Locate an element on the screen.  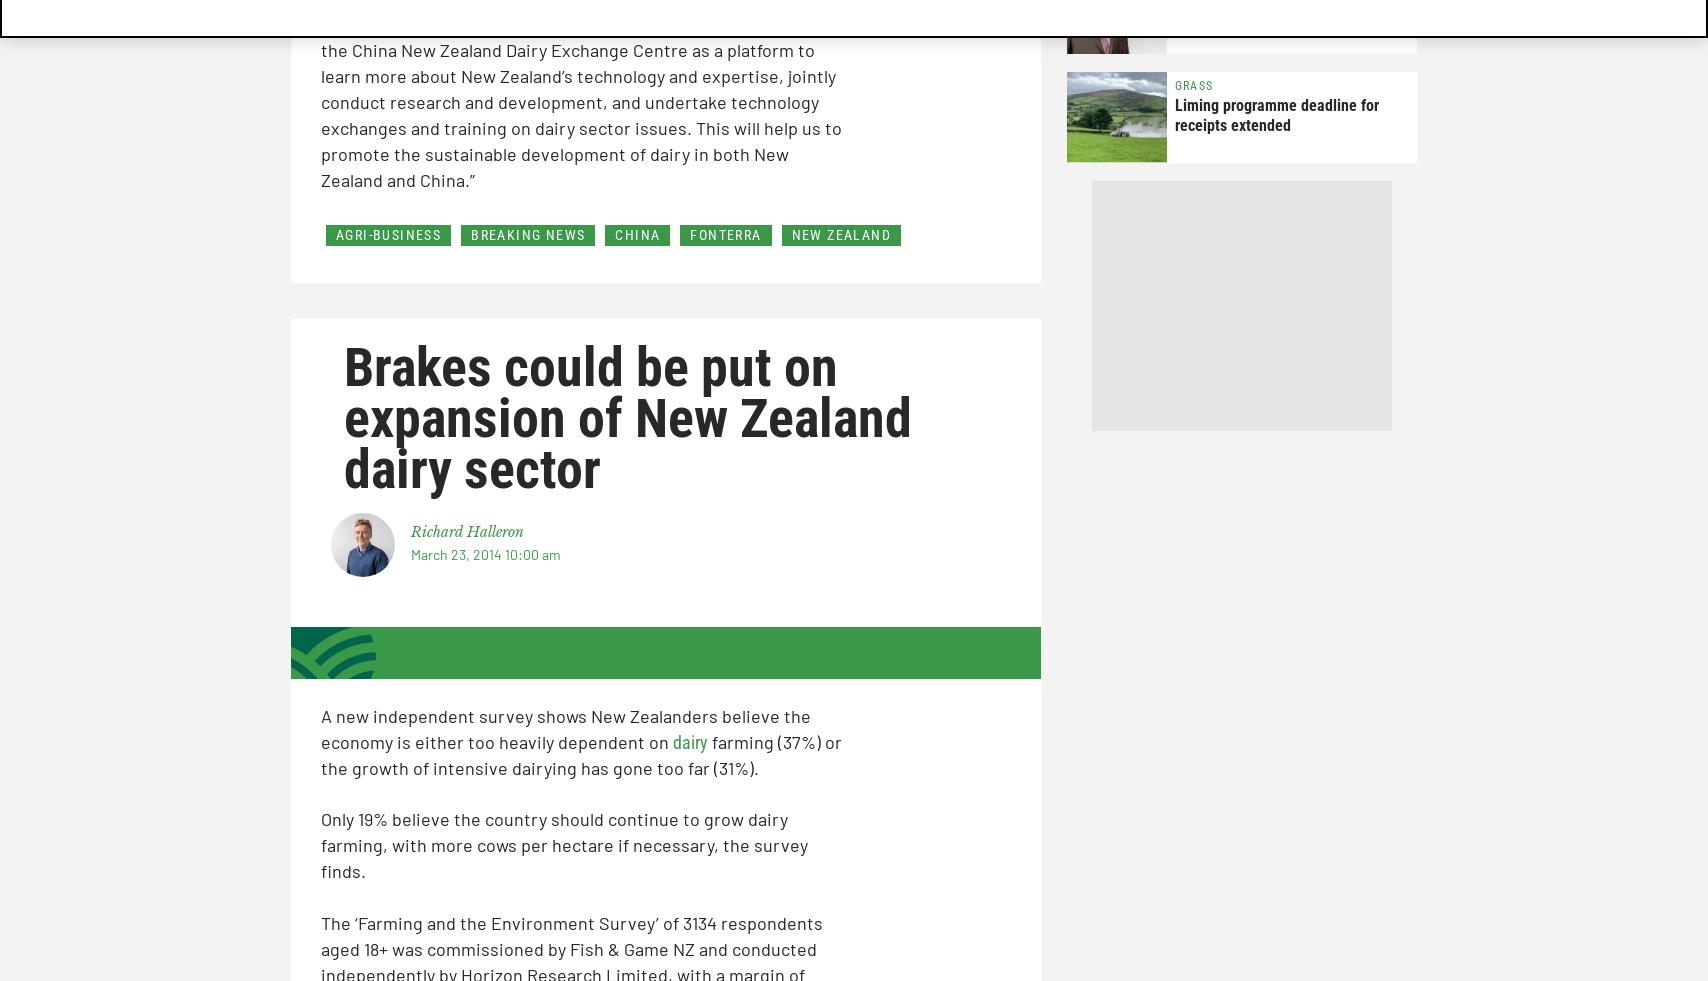
'Grass' is located at coordinates (1174, 85).